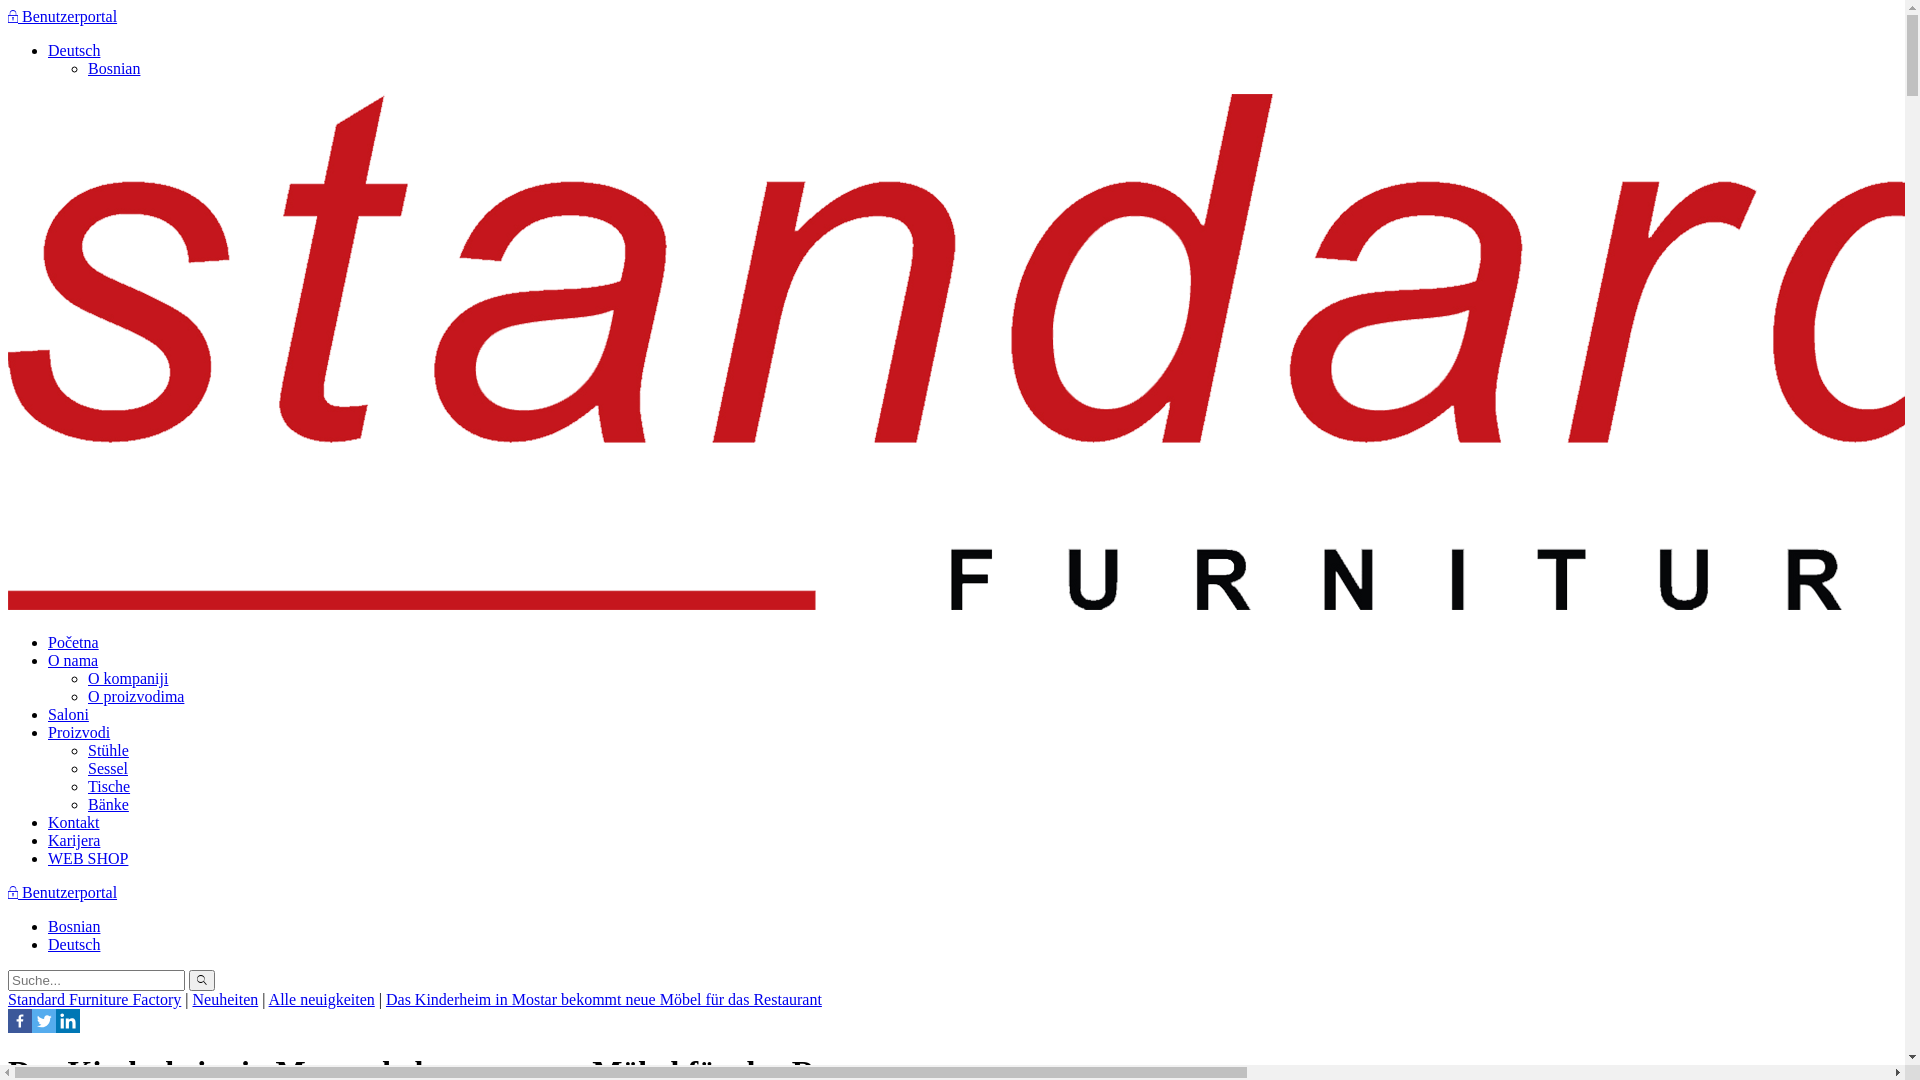 The width and height of the screenshot is (1920, 1080). Describe the element at coordinates (48, 660) in the screenshot. I see `'O nama'` at that location.